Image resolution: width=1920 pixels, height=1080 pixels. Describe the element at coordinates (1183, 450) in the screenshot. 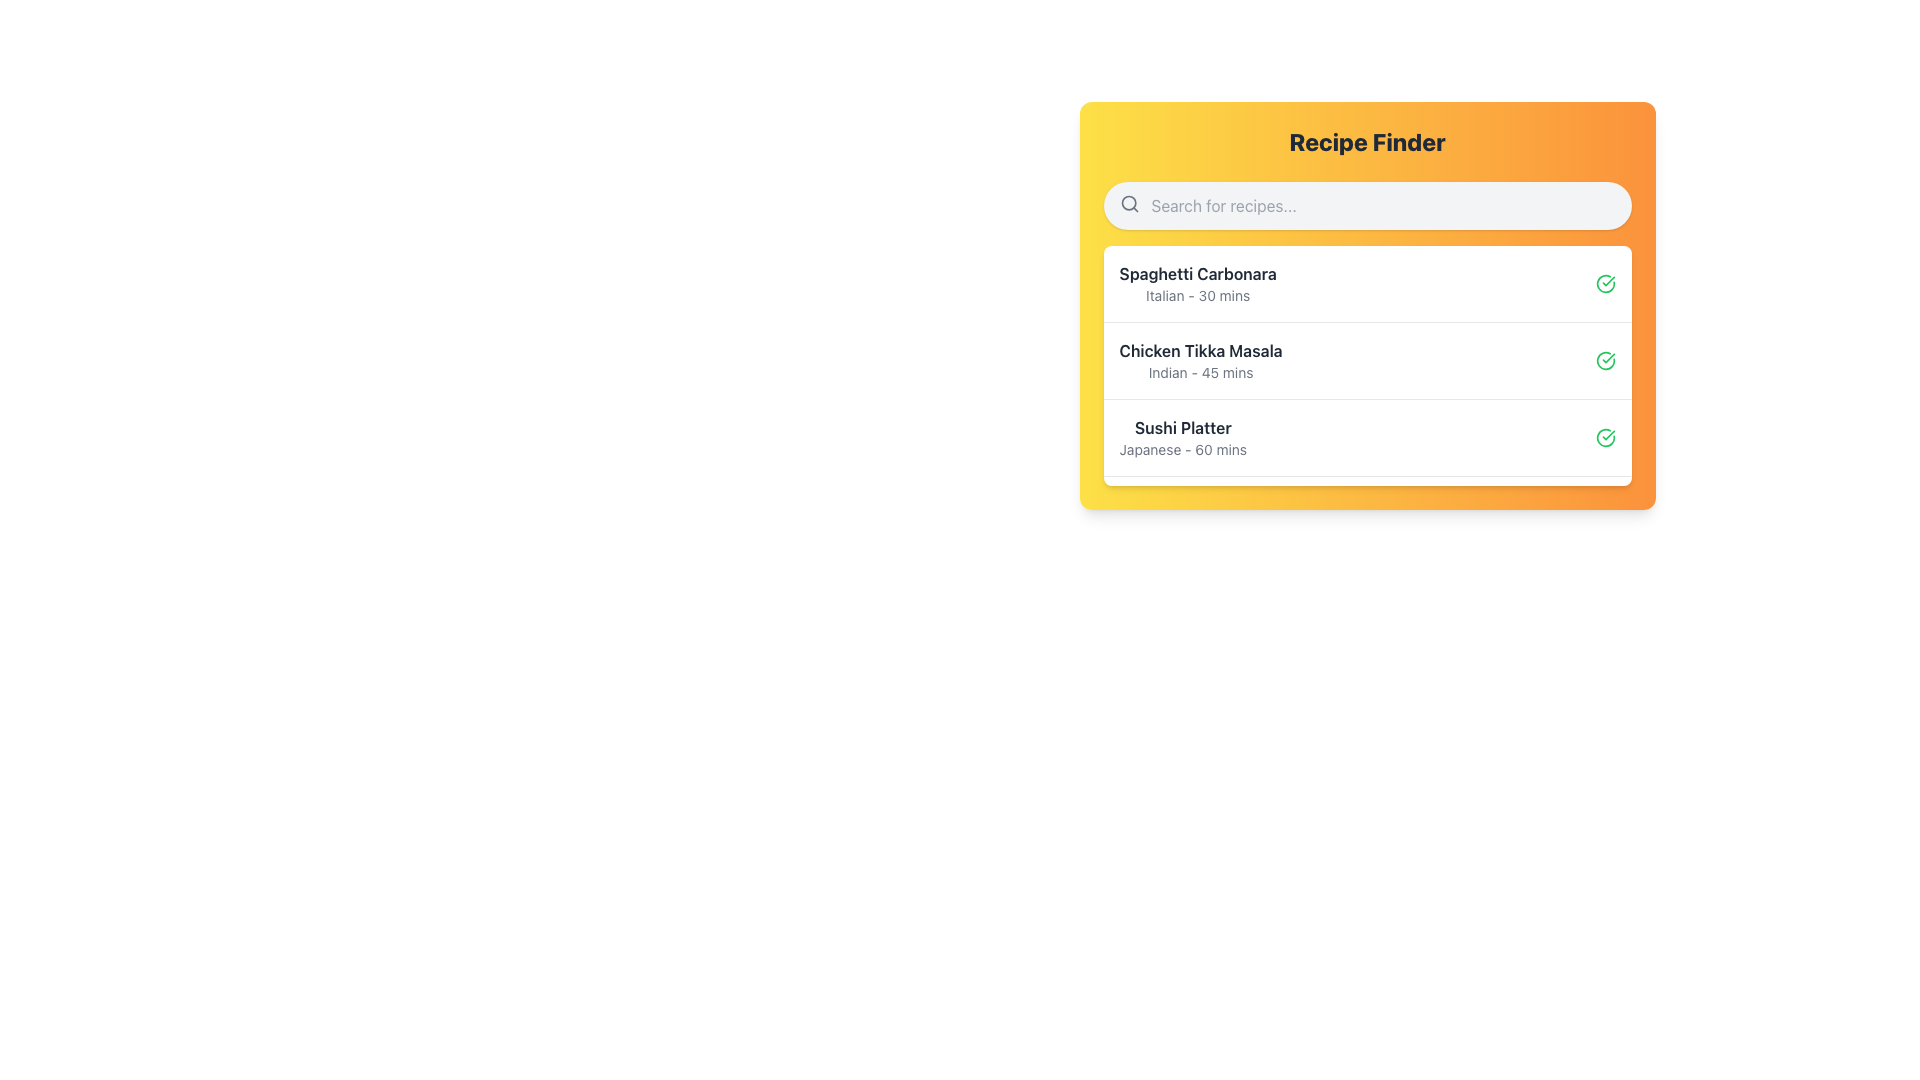

I see `the 'Japanese' cuisine label that specifies the estimated preparation time as '60 mins' under the 'Sushi Platter' recipe entry` at that location.